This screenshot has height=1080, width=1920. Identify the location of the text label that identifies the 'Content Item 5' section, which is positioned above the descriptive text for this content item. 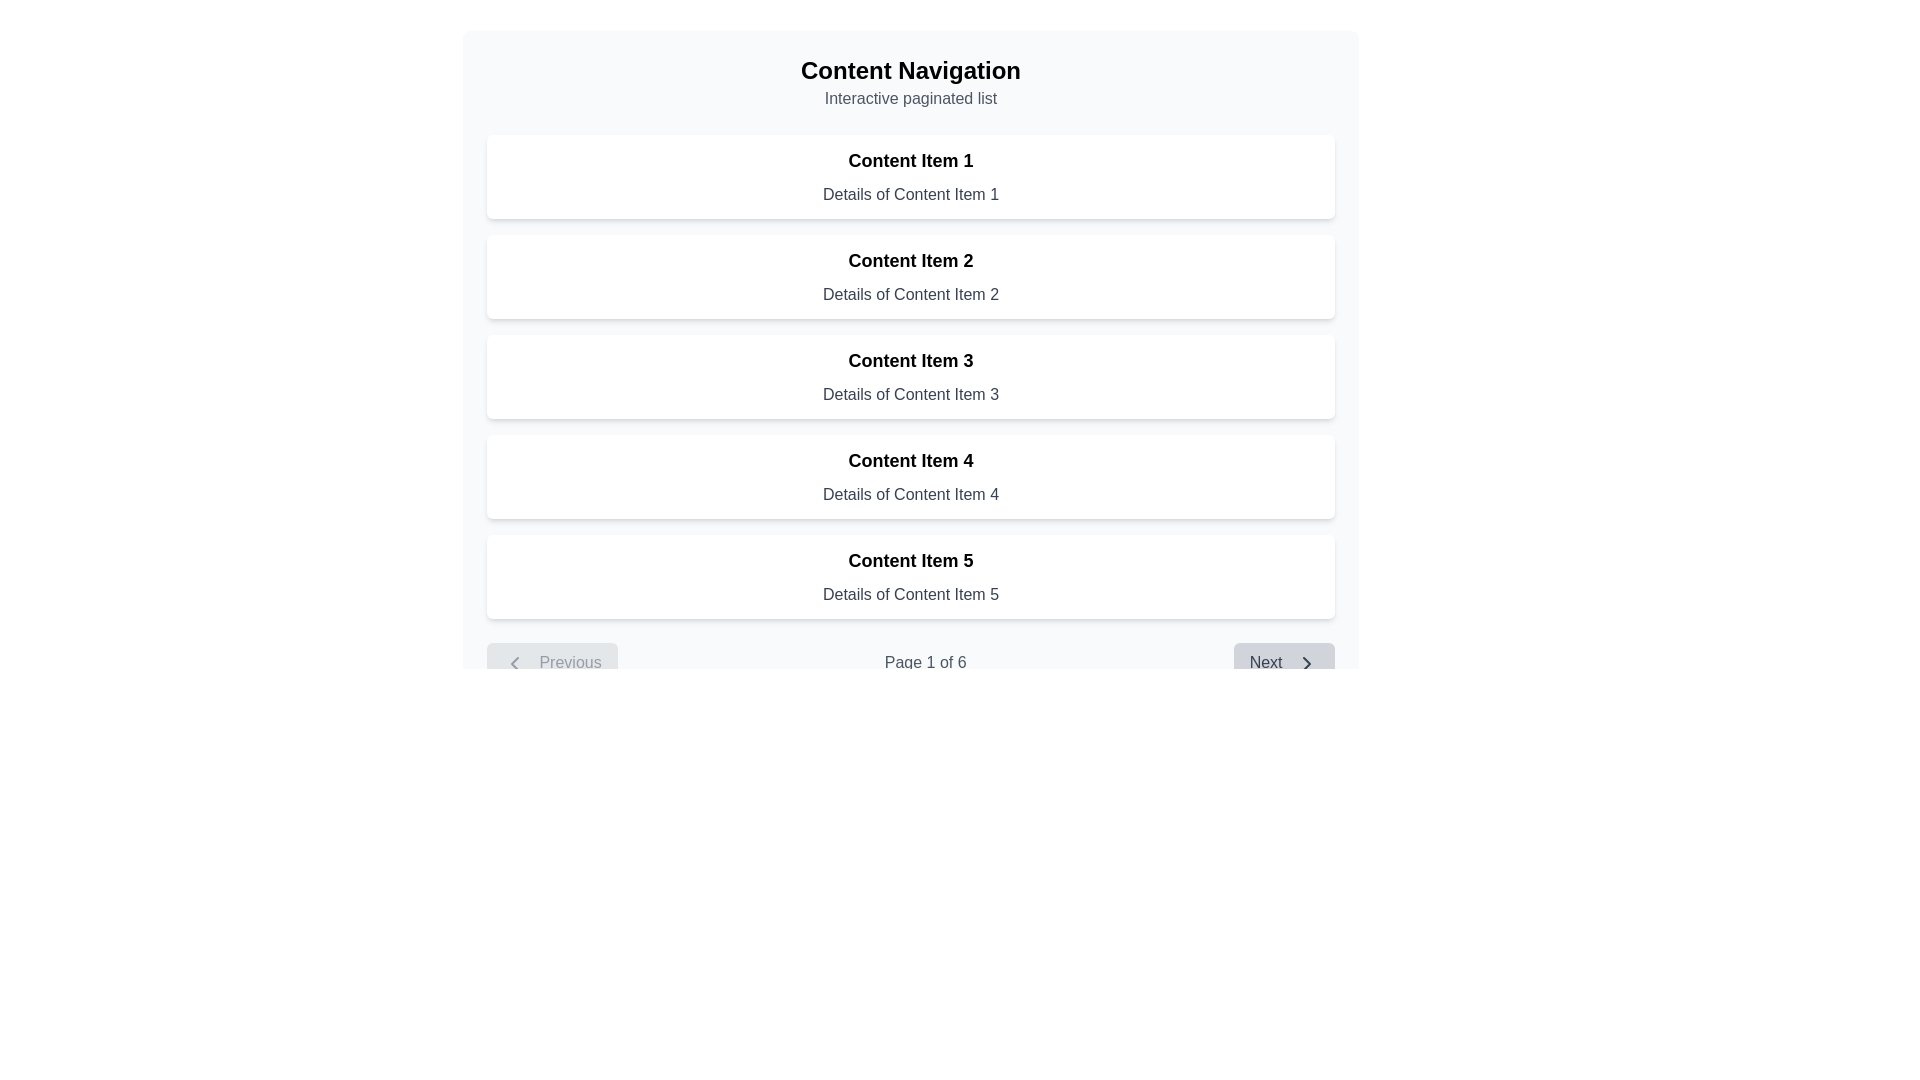
(910, 560).